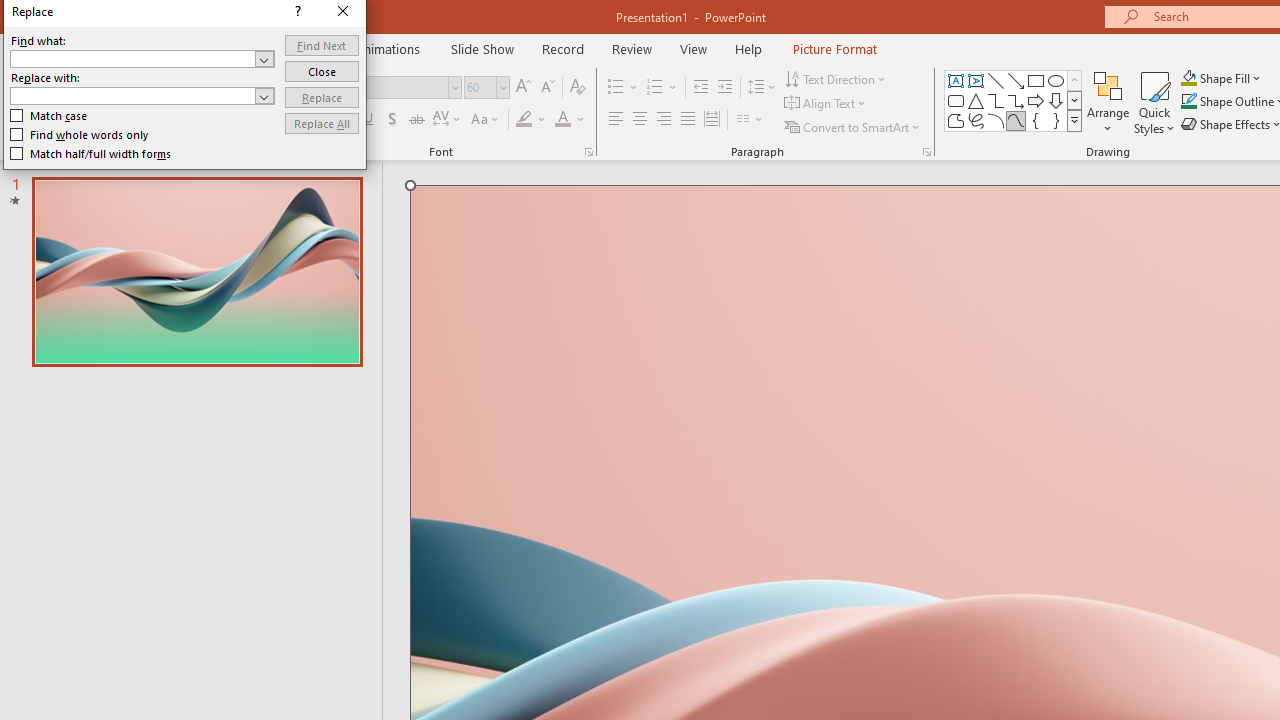 The height and width of the screenshot is (720, 1280). I want to click on 'Replace All', so click(321, 123).